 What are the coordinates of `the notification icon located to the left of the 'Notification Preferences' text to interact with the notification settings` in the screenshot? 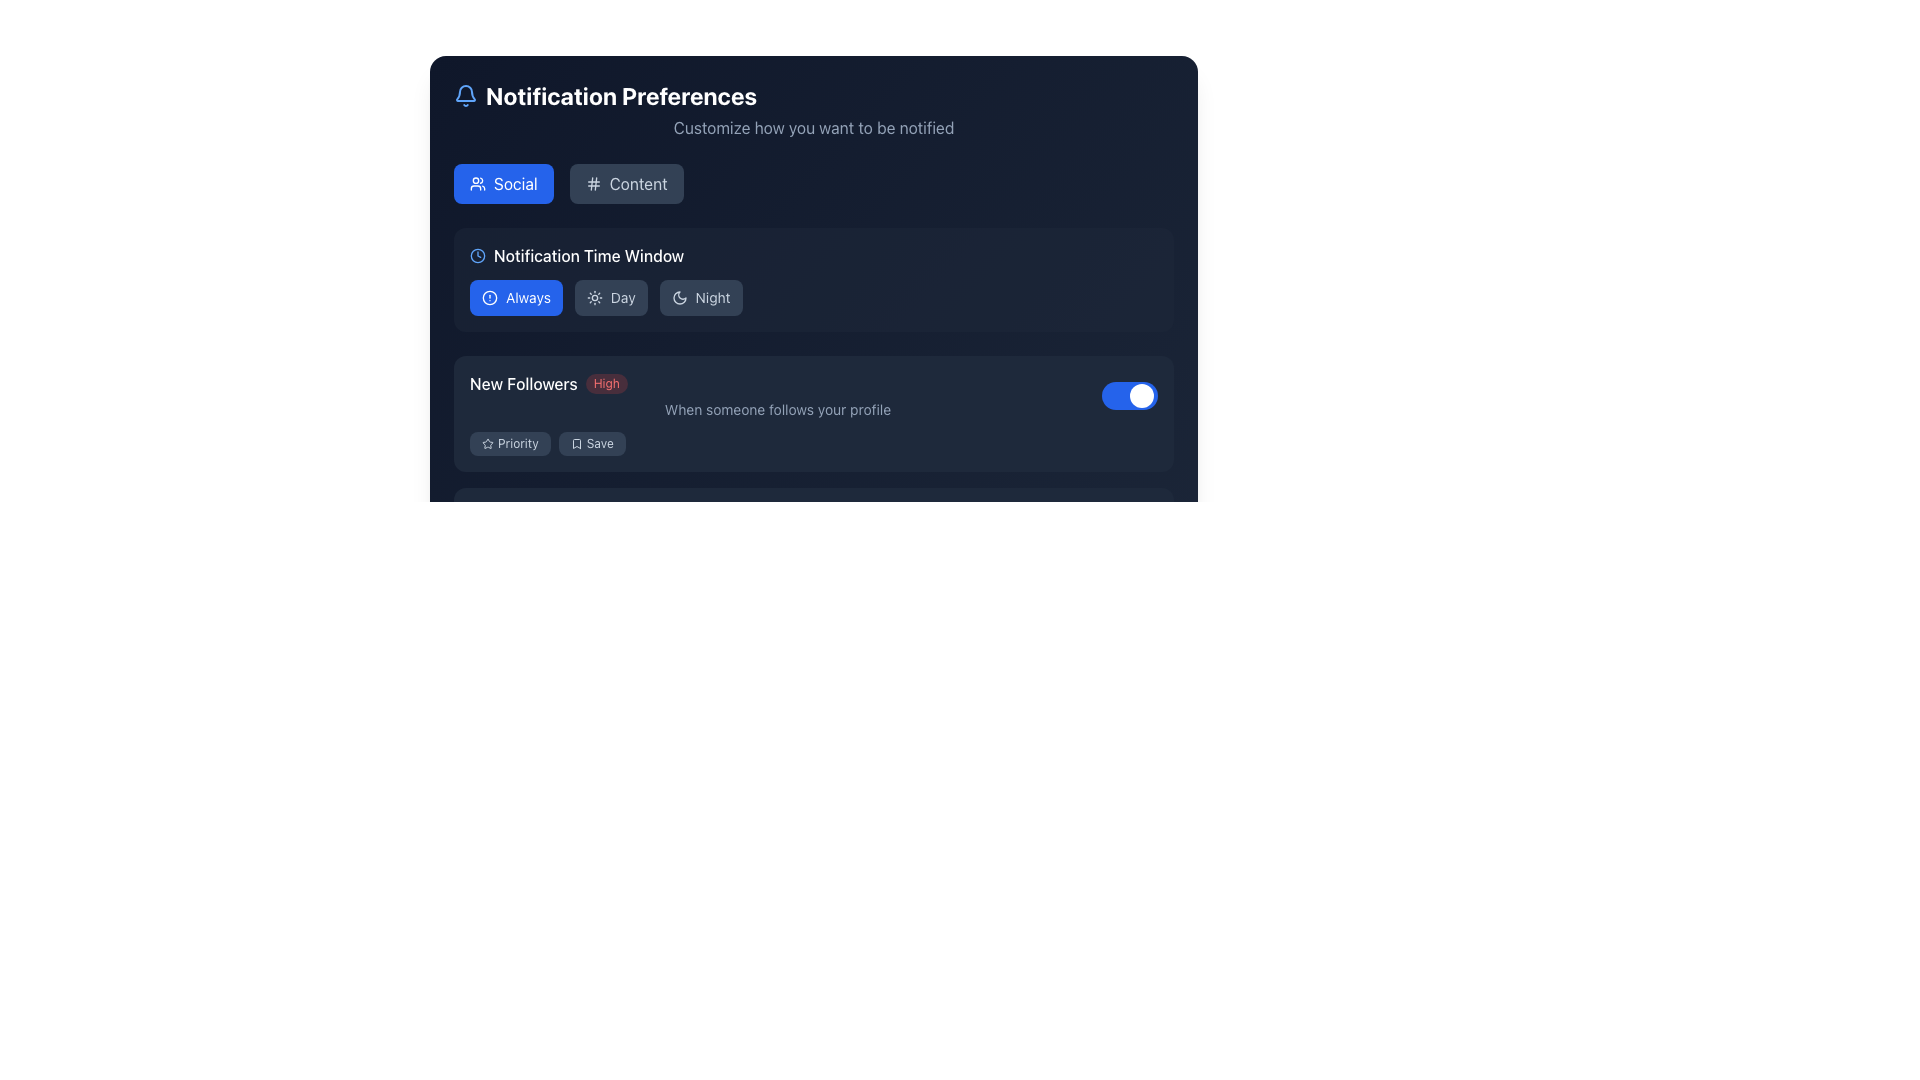 It's located at (464, 96).